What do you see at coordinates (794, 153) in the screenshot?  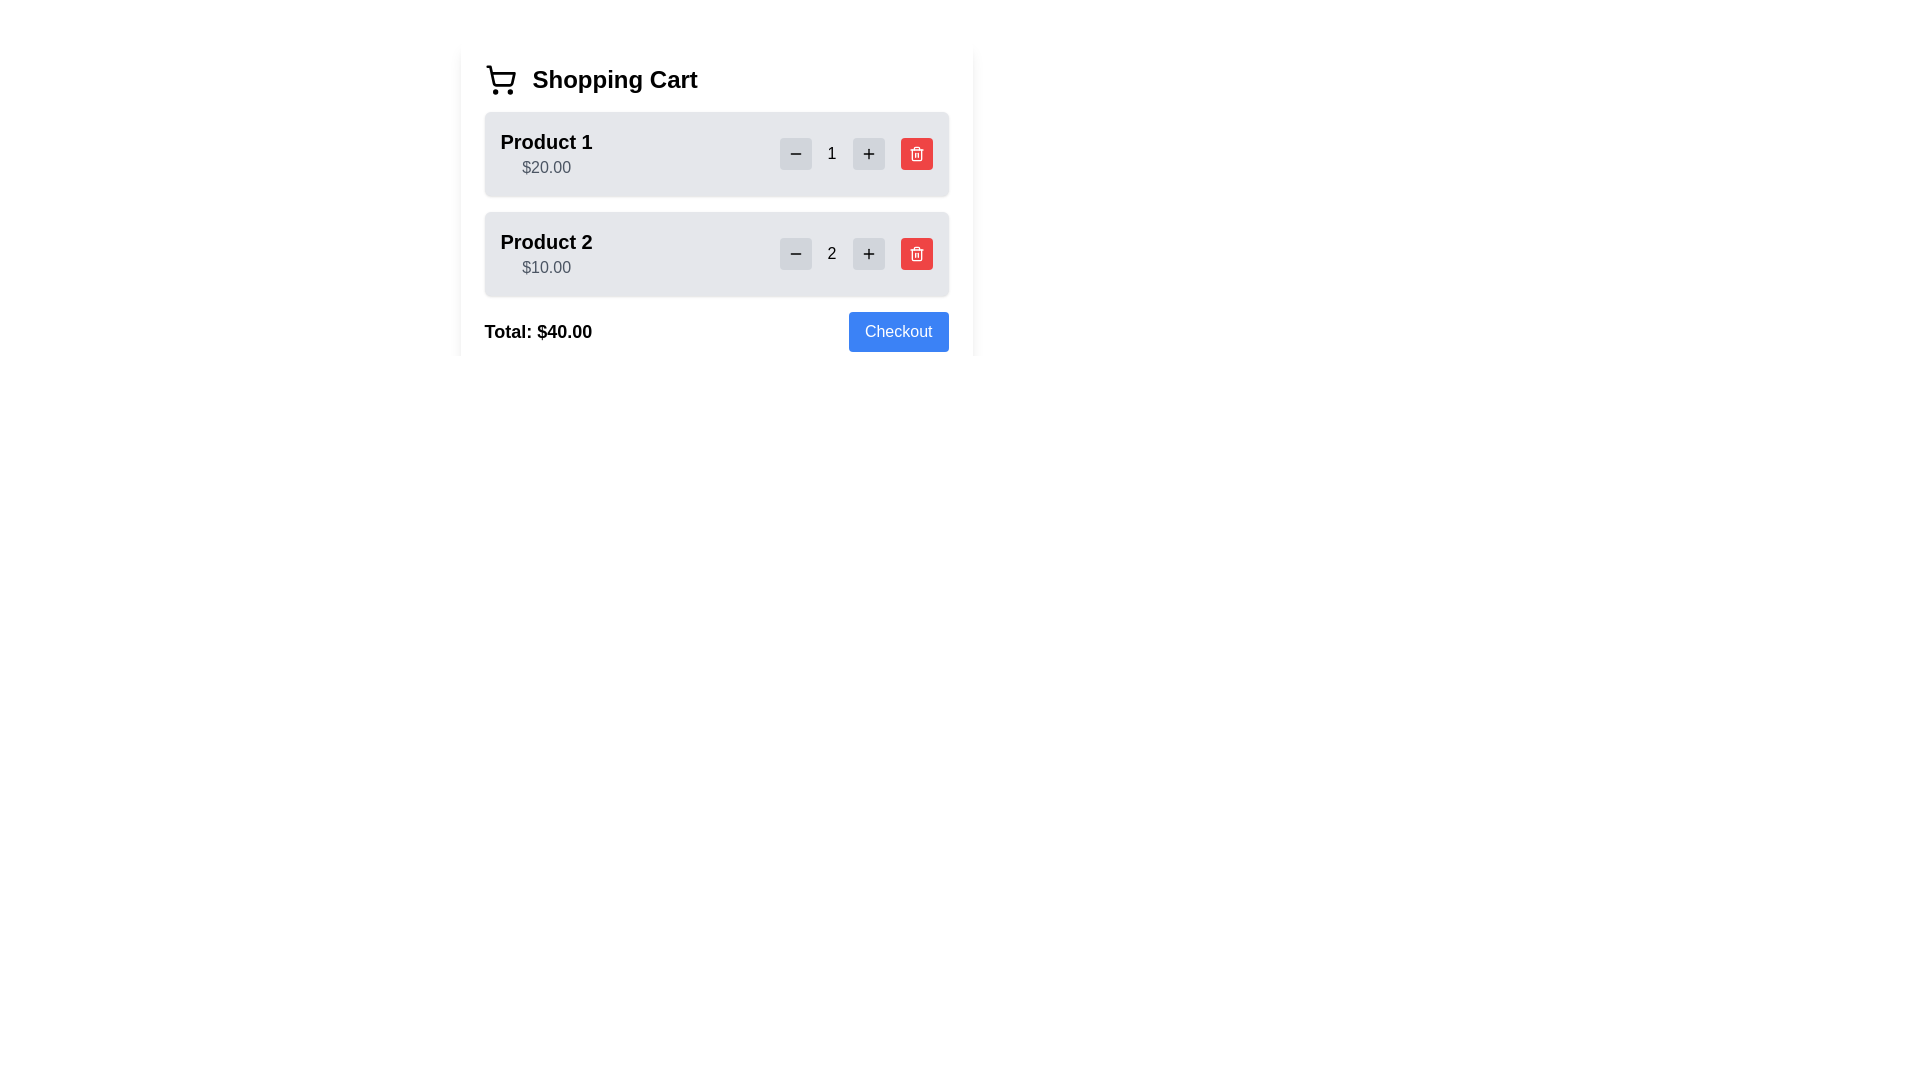 I see `the button to decrease the quantity of 'Product 1', which is the first interactive element on the left in its row` at bounding box center [794, 153].